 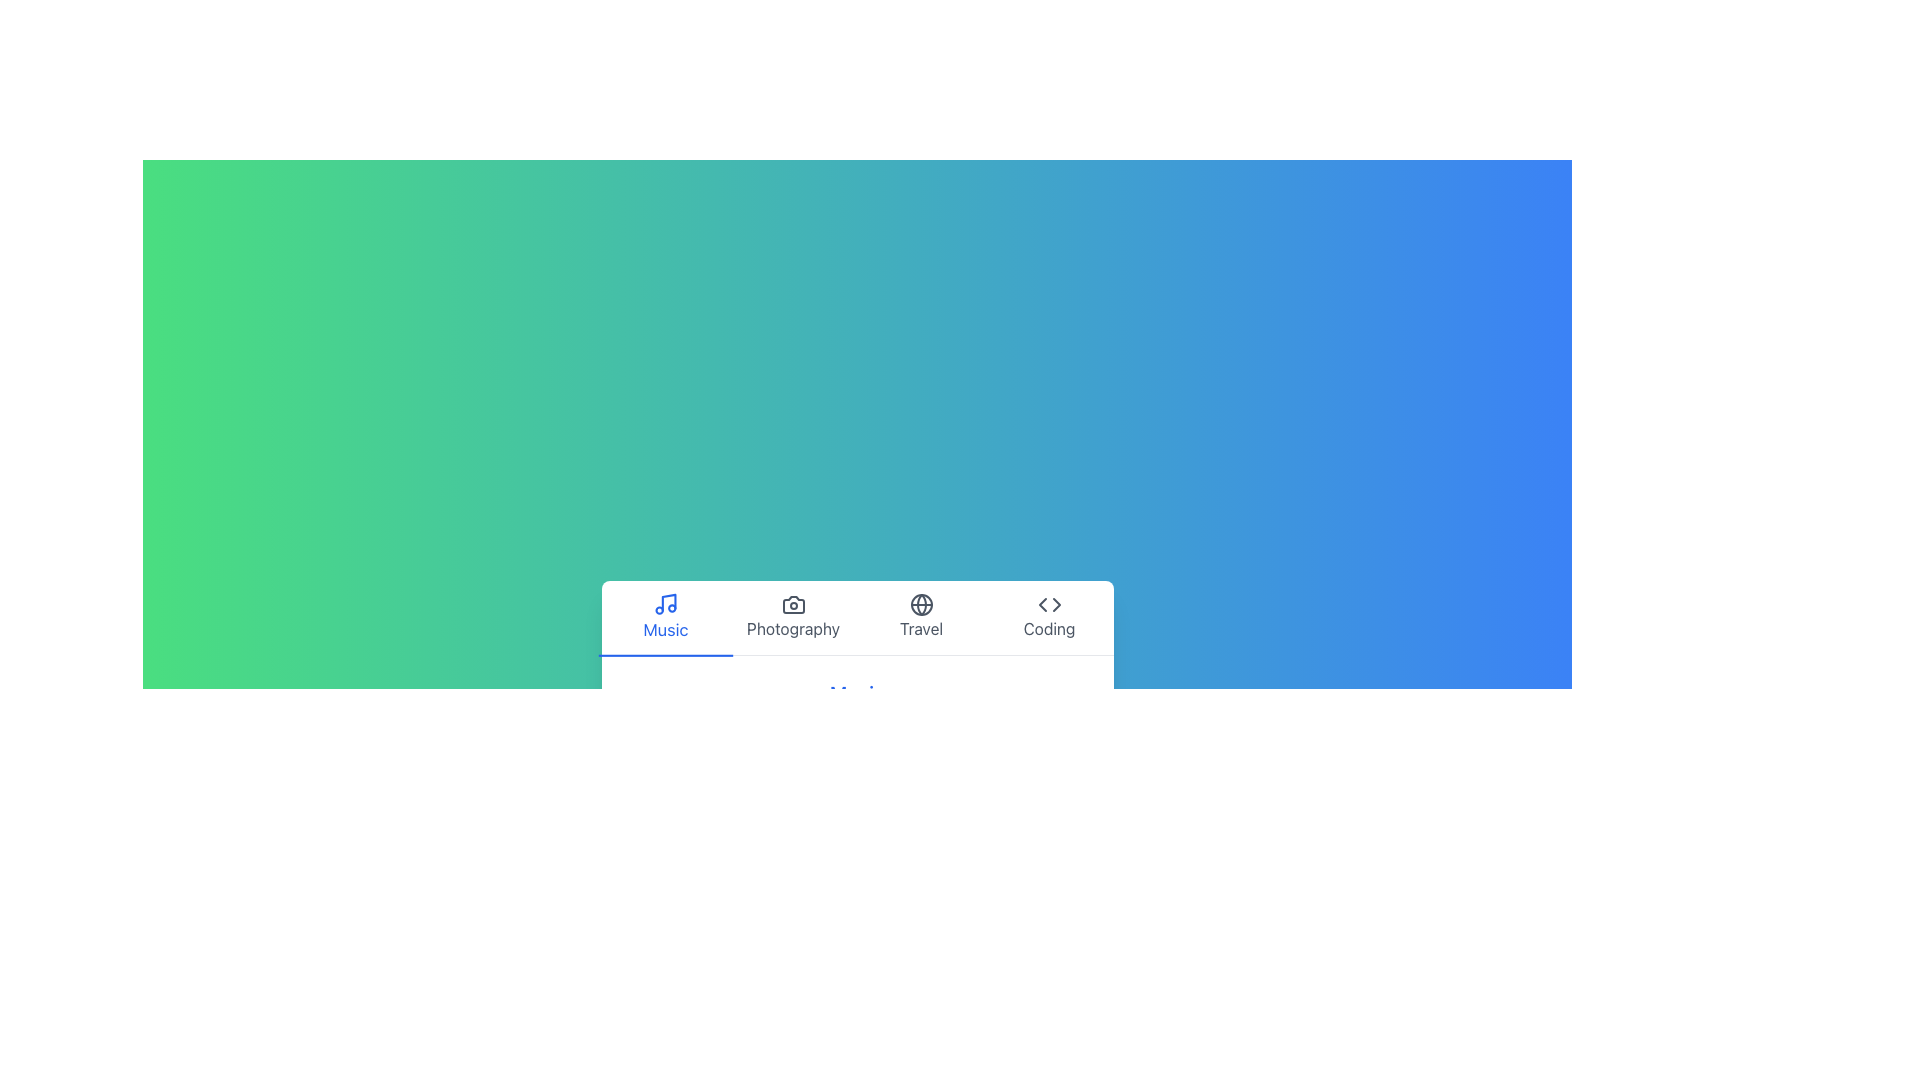 What do you see at coordinates (920, 603) in the screenshot?
I see `on the 'Travel' icon located in the third section of a horizontal navigation bar that includes 'Music,' 'Photography,' 'Travel,' and 'Coding.'` at bounding box center [920, 603].